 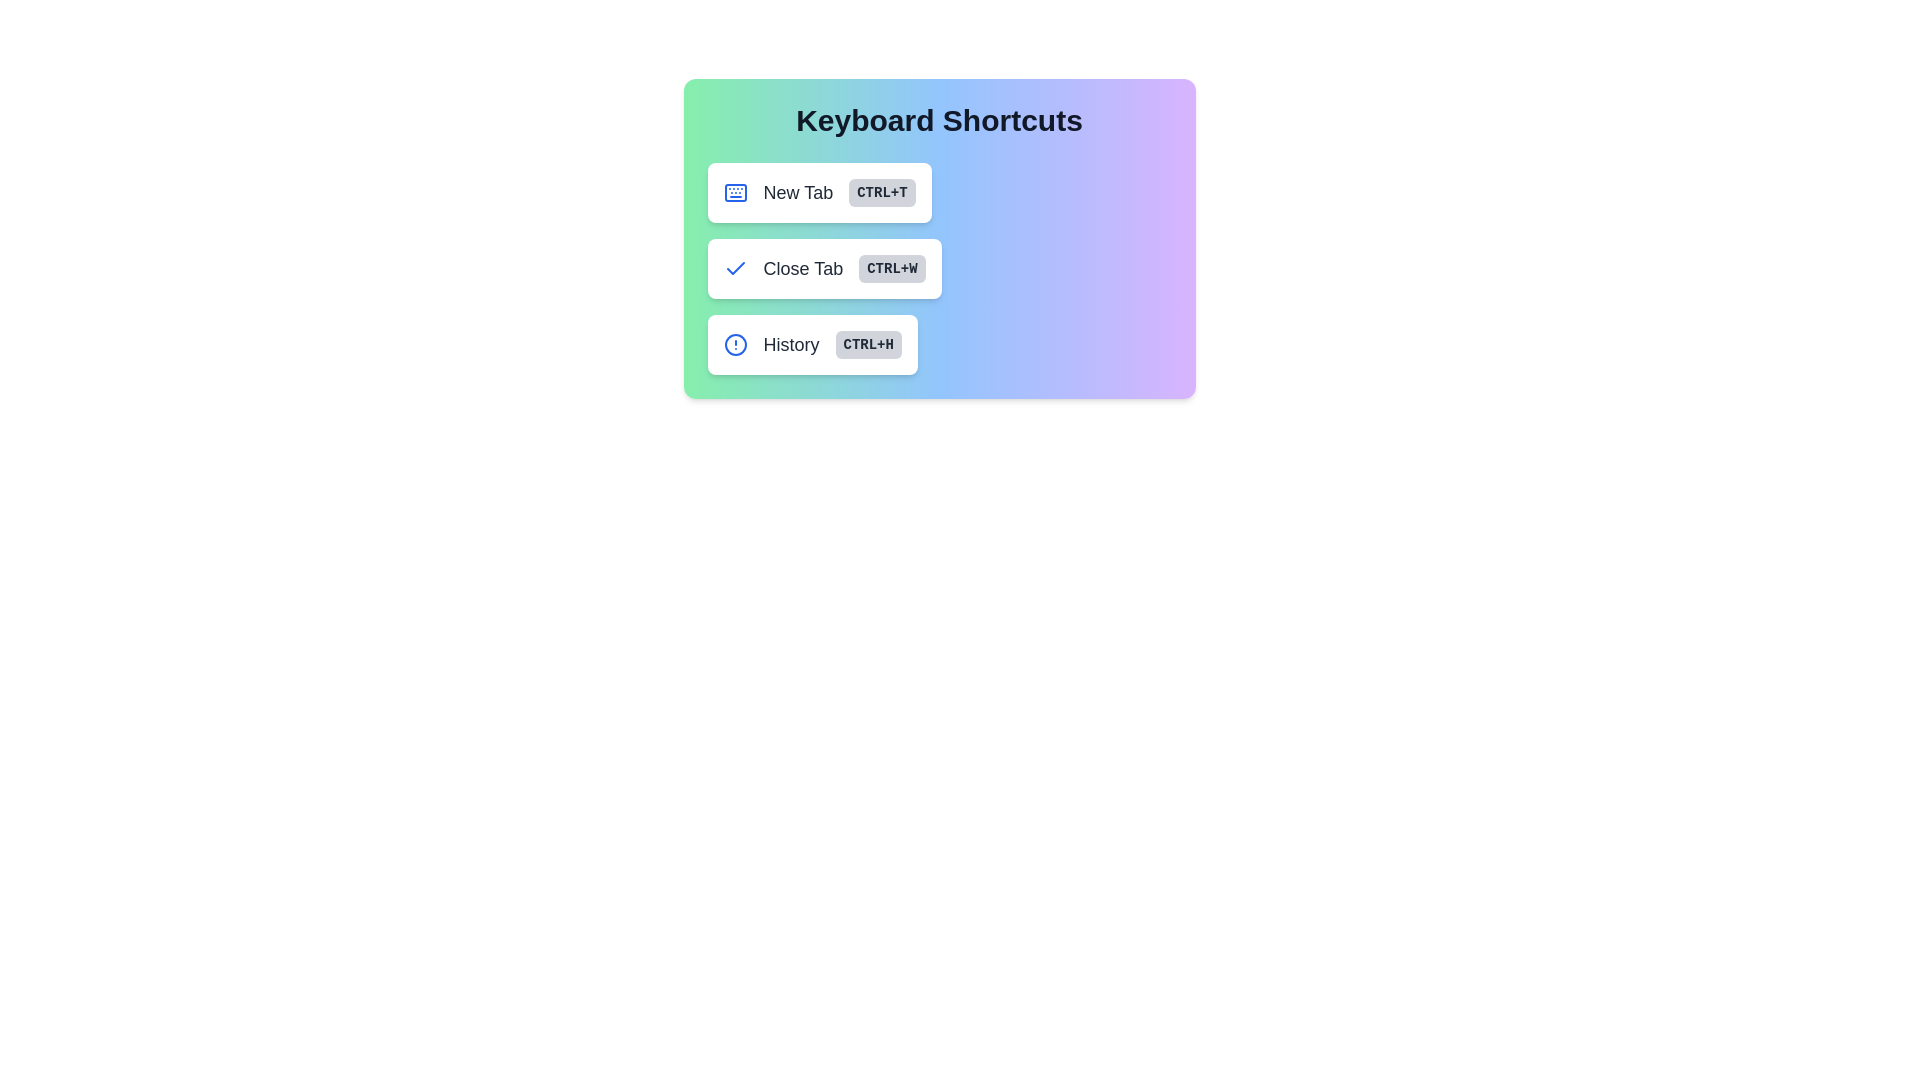 I want to click on the circular blue icon with warning marks, which is the first sibling element of the 'History Ctrl+H' button, so click(x=734, y=343).